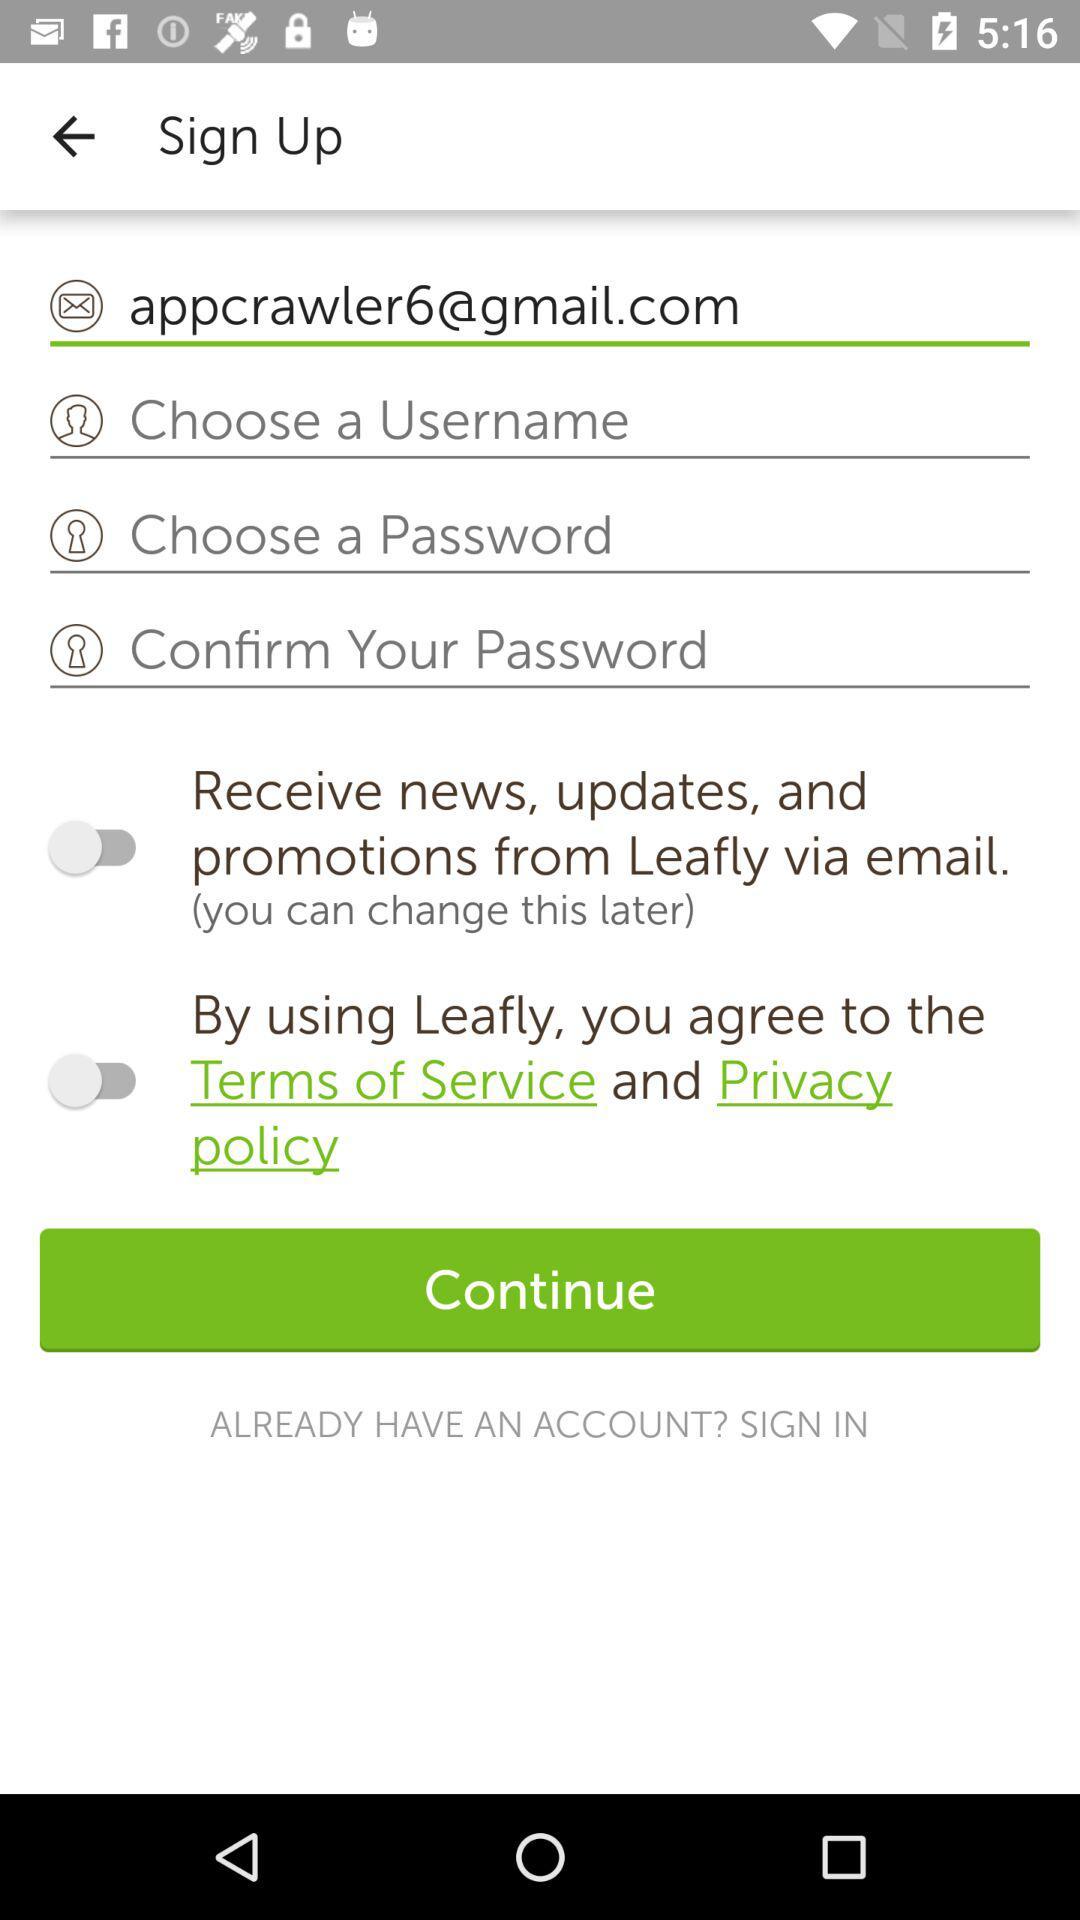 The image size is (1080, 1920). I want to click on the icon below the continue item, so click(538, 1424).